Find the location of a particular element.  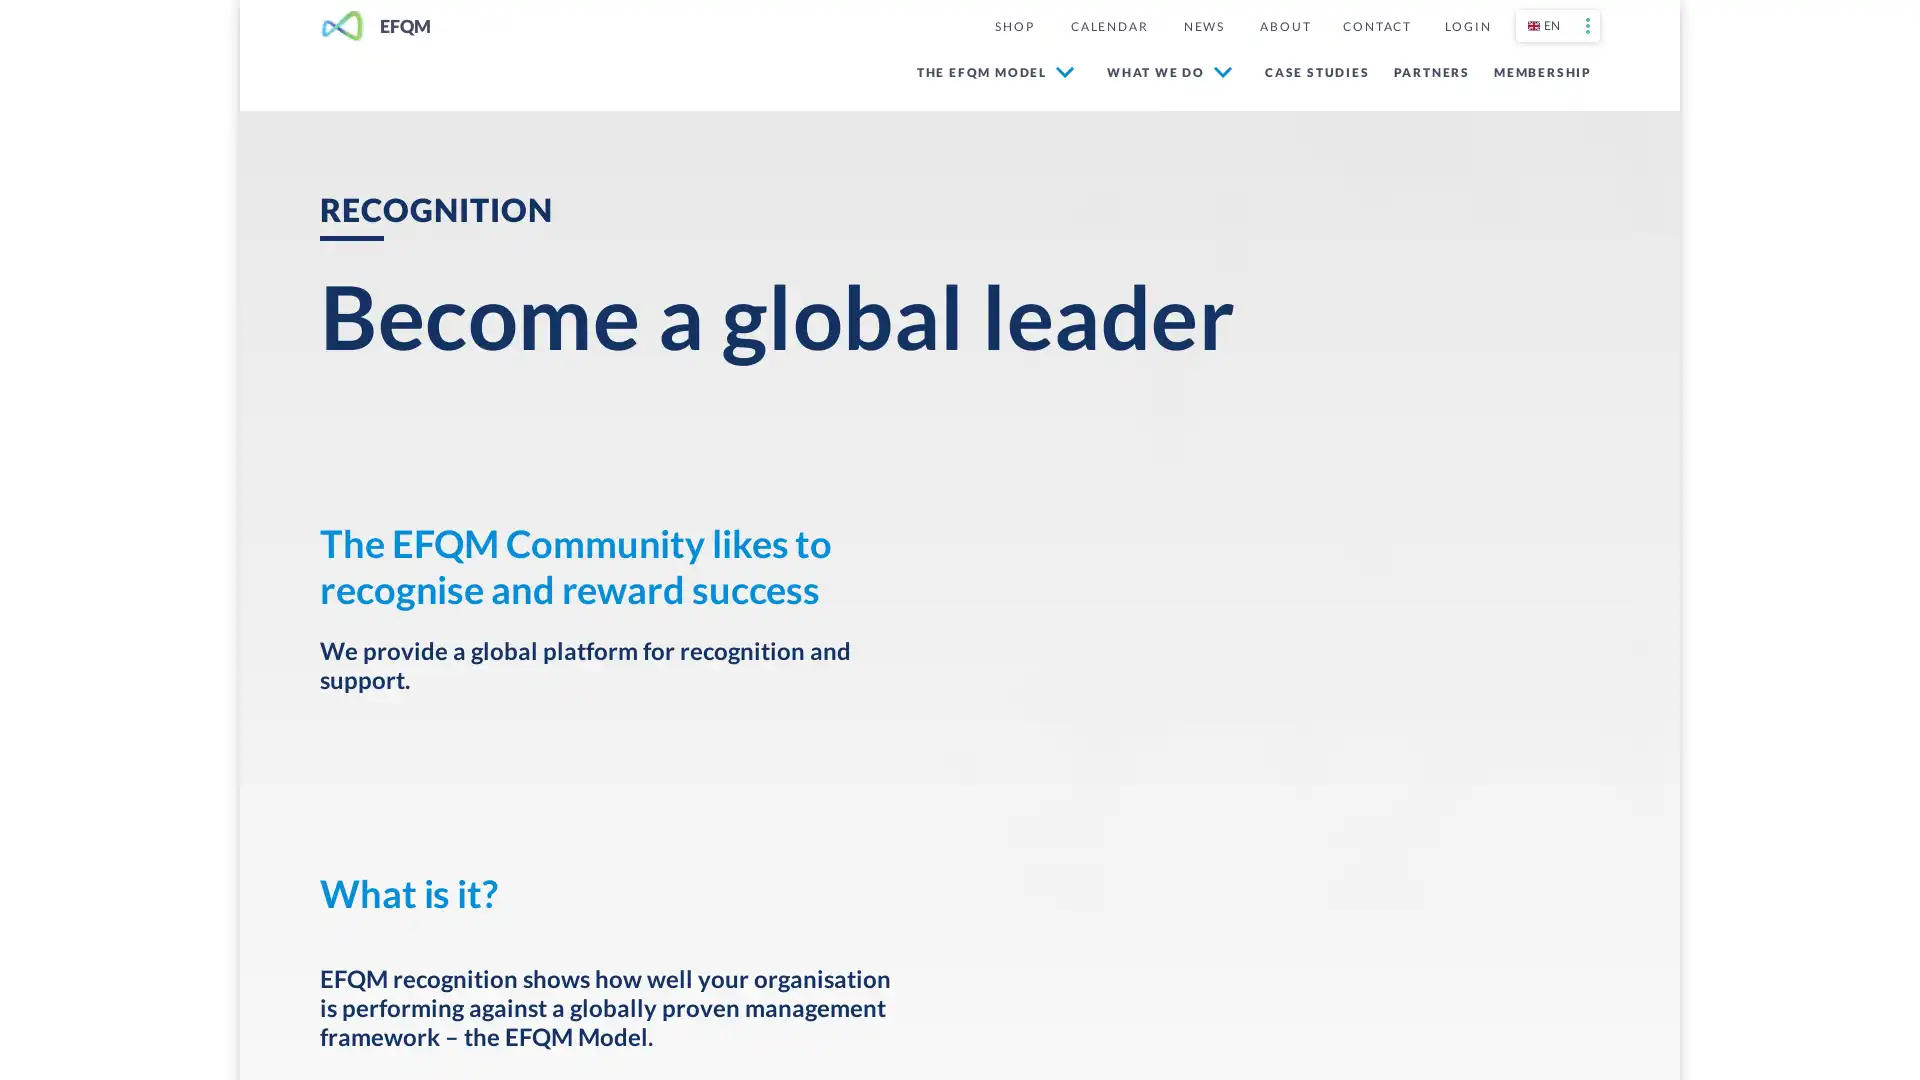

CONTACT is located at coordinates (1376, 26).